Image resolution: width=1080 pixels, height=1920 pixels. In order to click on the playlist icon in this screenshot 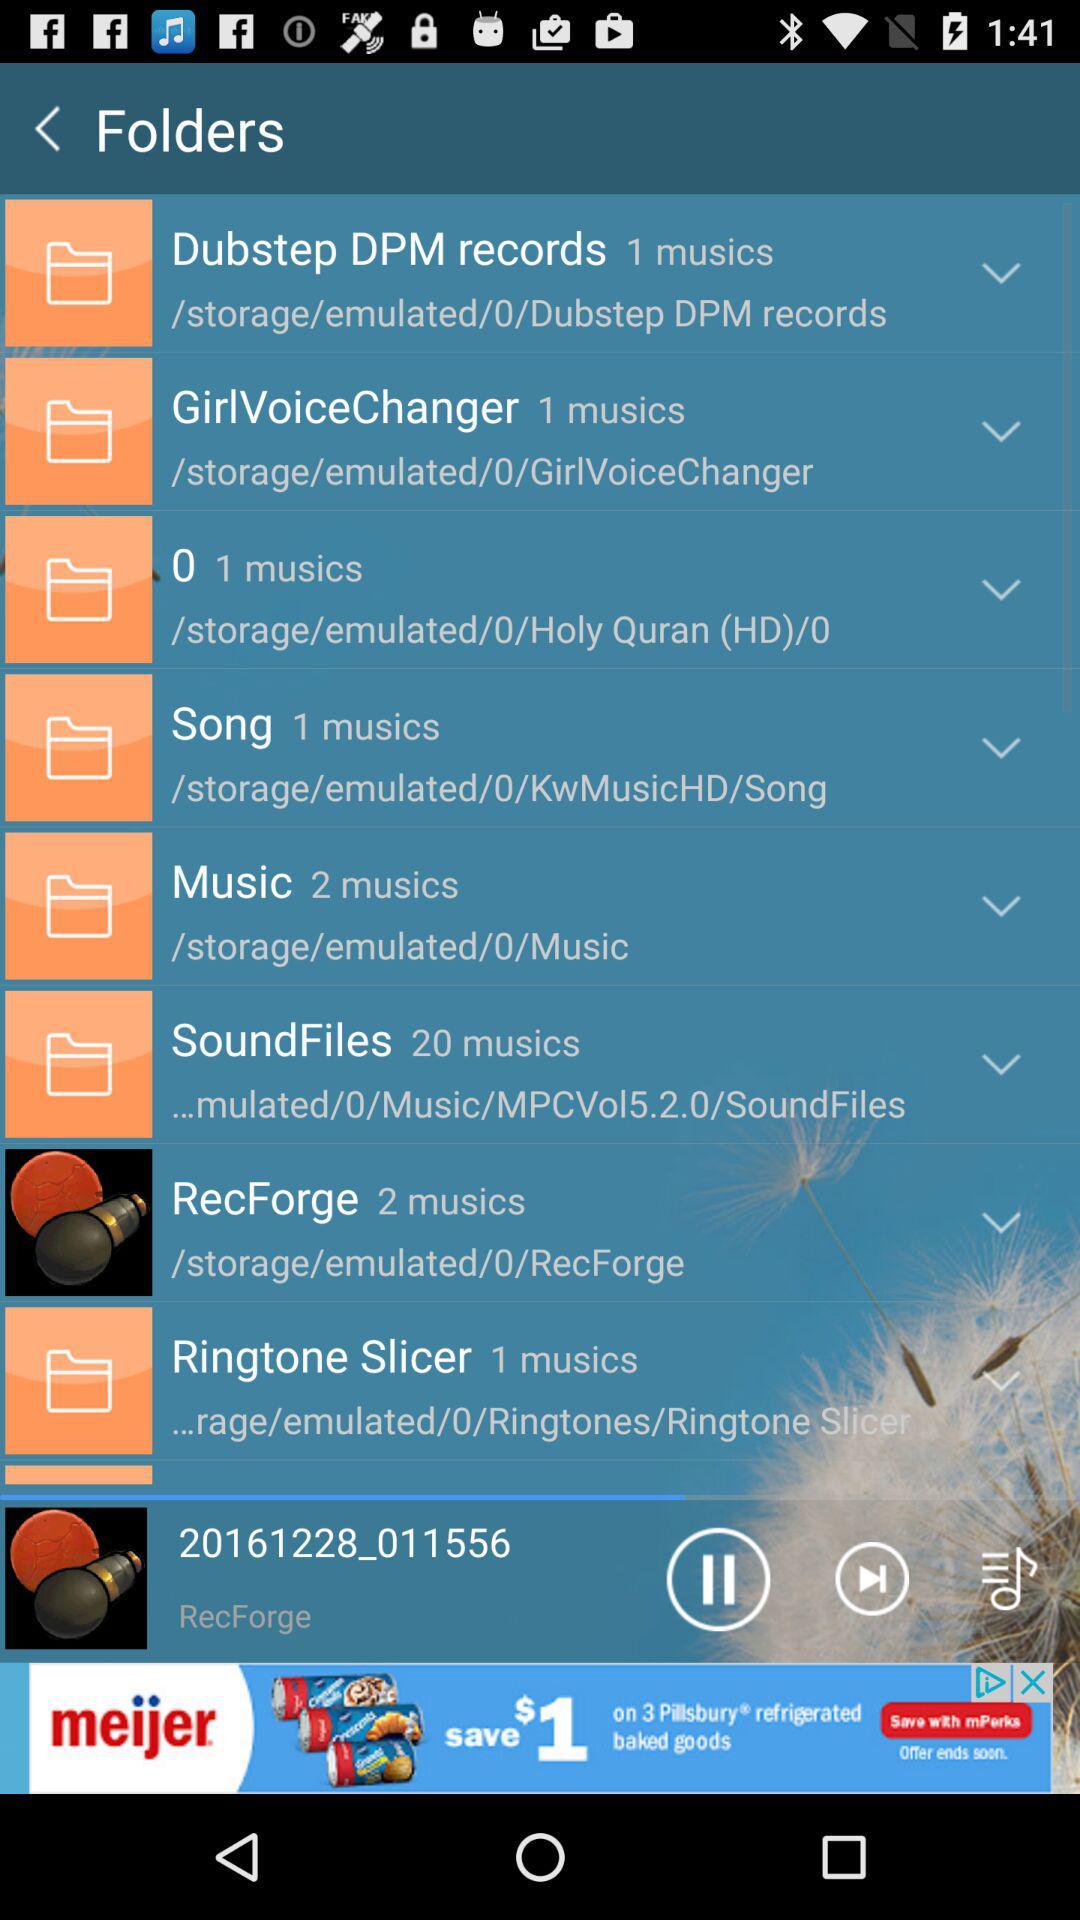, I will do `click(1010, 1688)`.